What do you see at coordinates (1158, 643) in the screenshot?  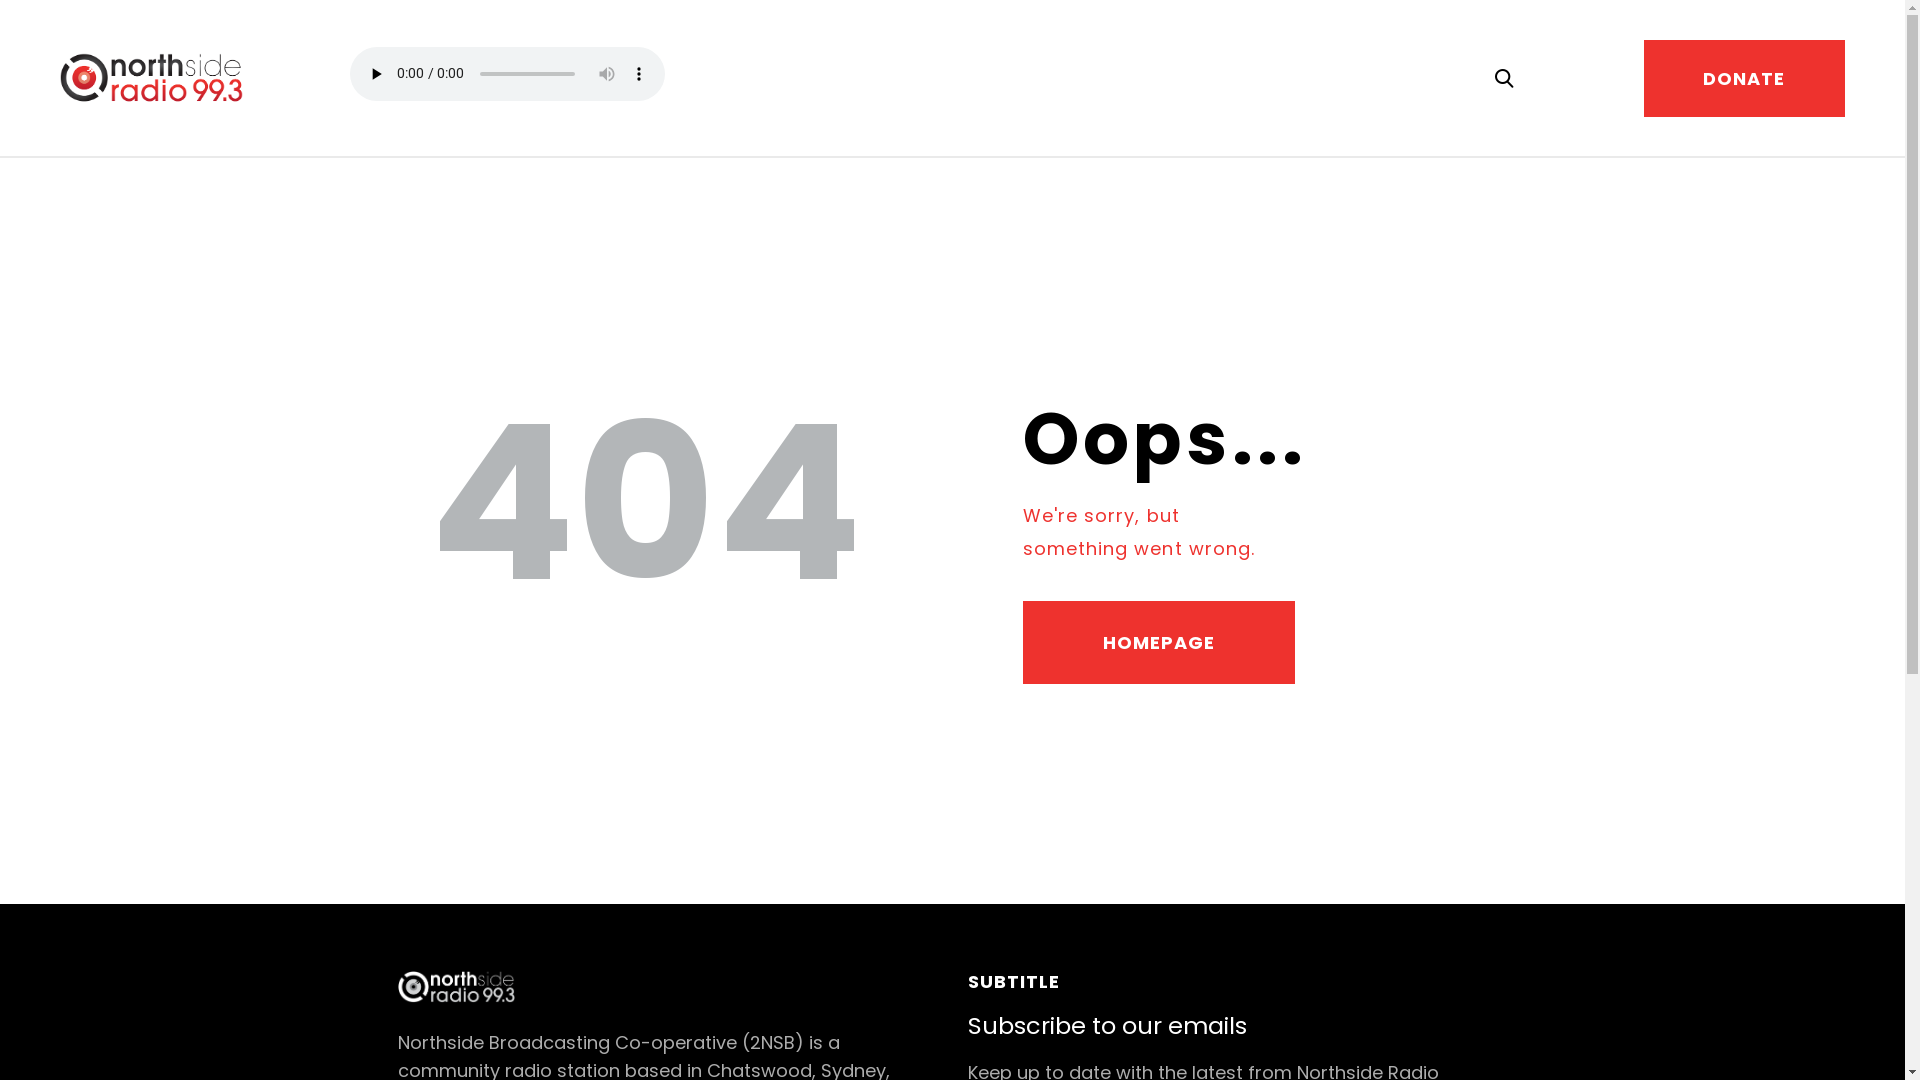 I see `'HOMEPAGE'` at bounding box center [1158, 643].